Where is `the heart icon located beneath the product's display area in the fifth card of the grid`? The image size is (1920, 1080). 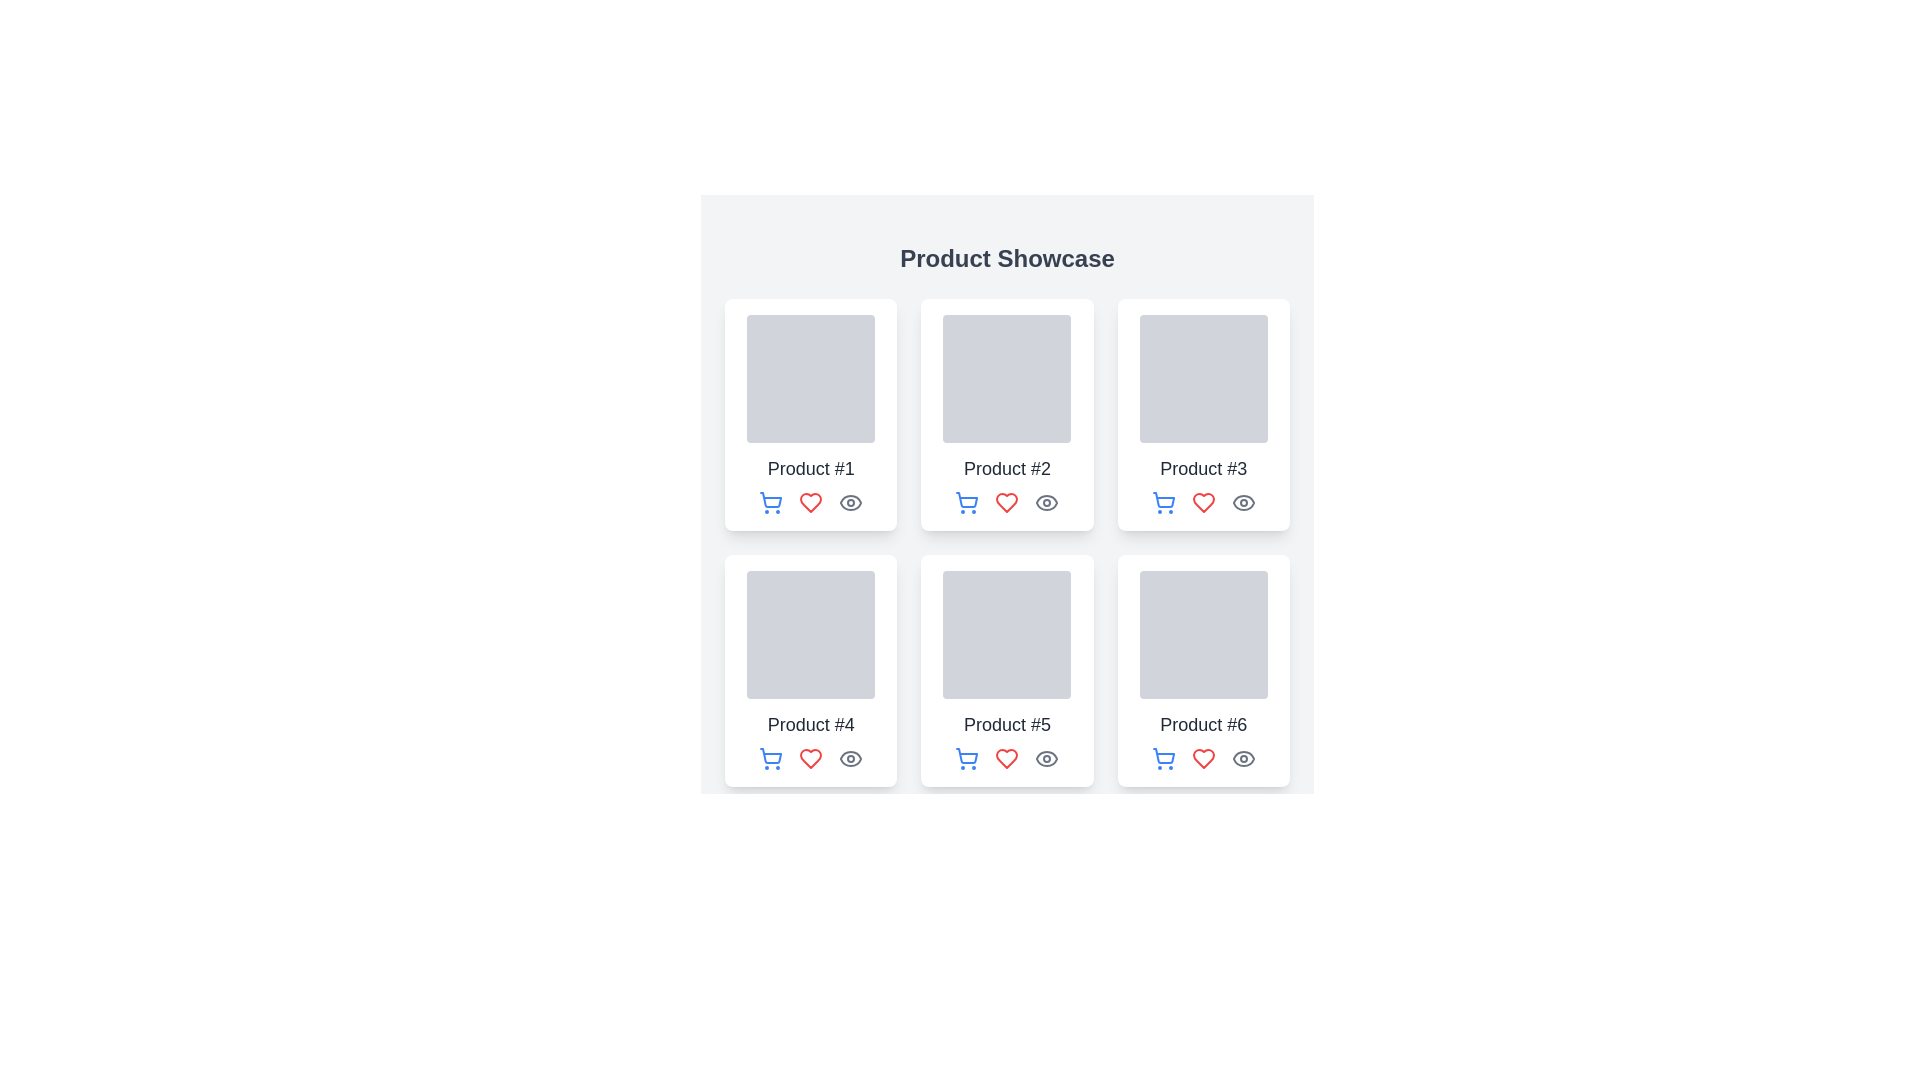 the heart icon located beneath the product's display area in the fifth card of the grid is located at coordinates (1007, 759).